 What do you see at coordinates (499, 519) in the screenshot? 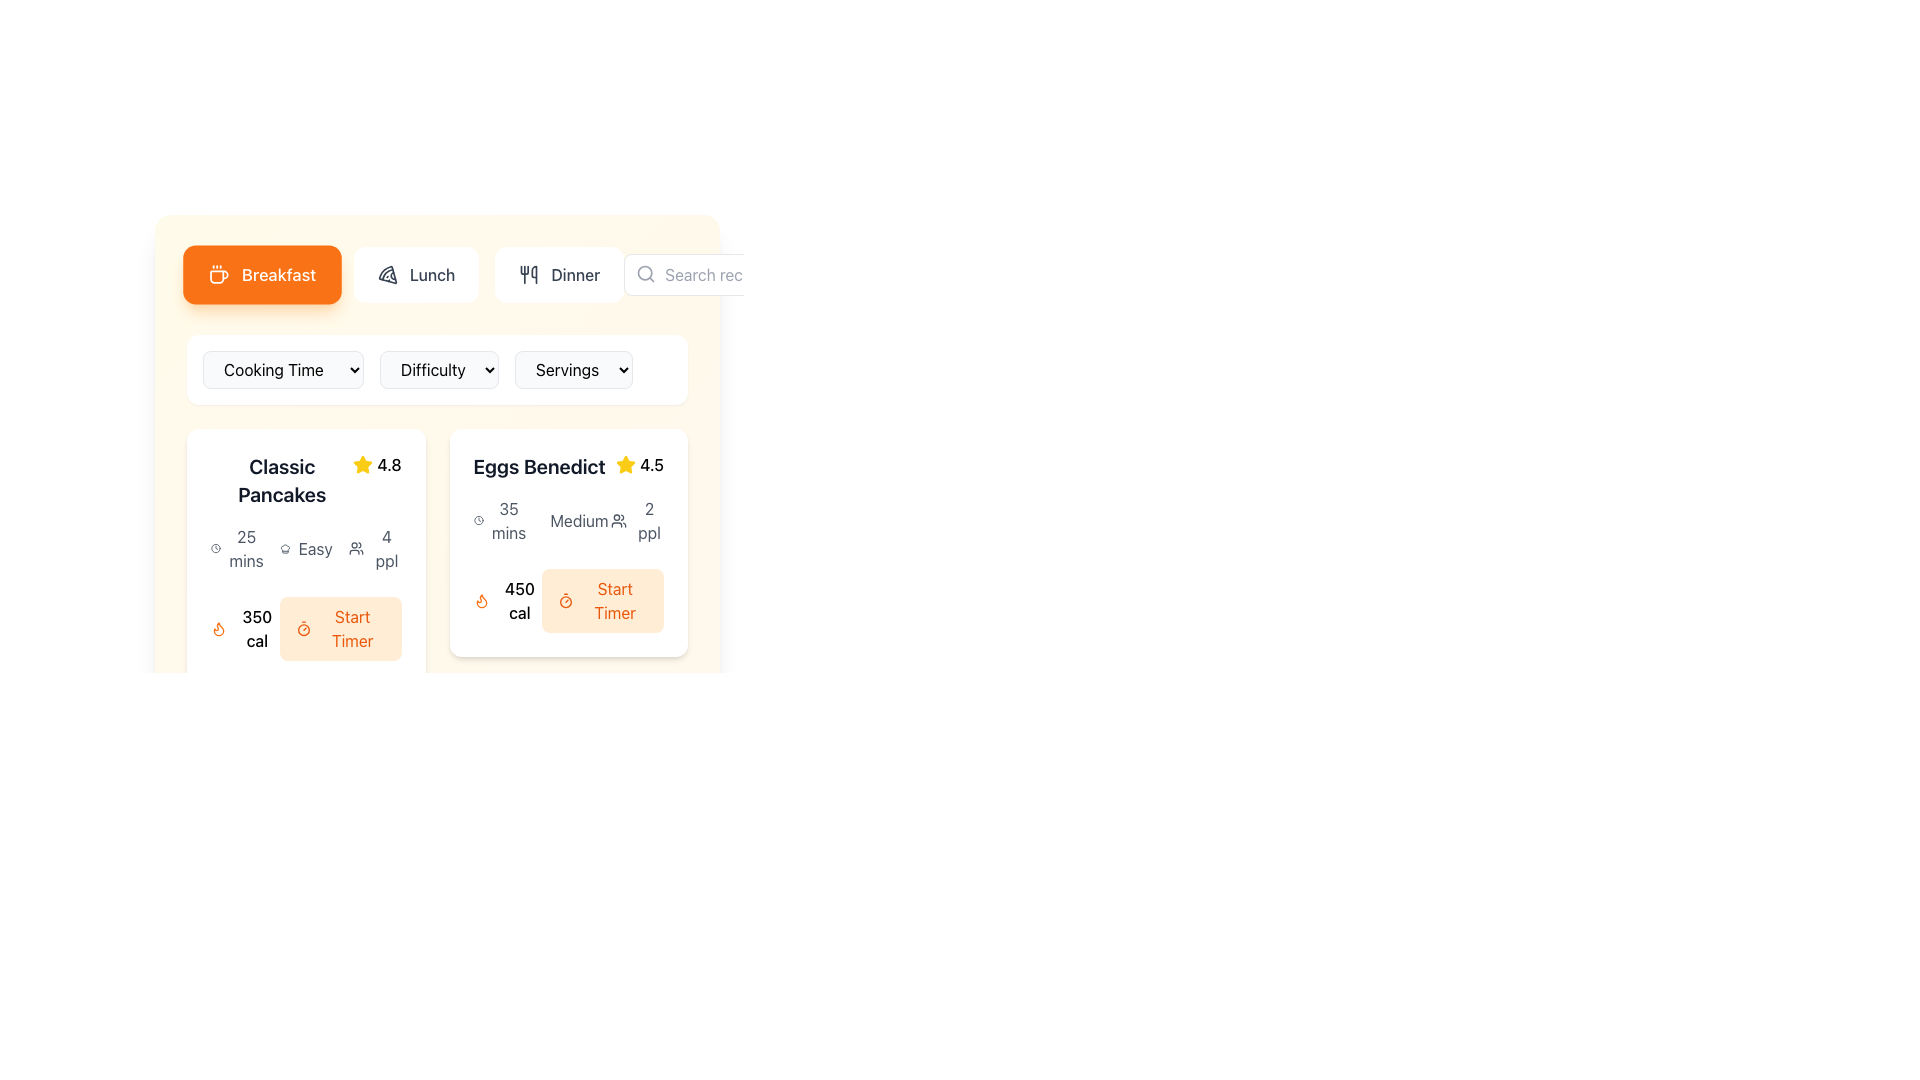
I see `the information display element that indicates the estimated preparation time for the 'Eggs Benedict' recipe, located in the top-left corner of the recipe card` at bounding box center [499, 519].